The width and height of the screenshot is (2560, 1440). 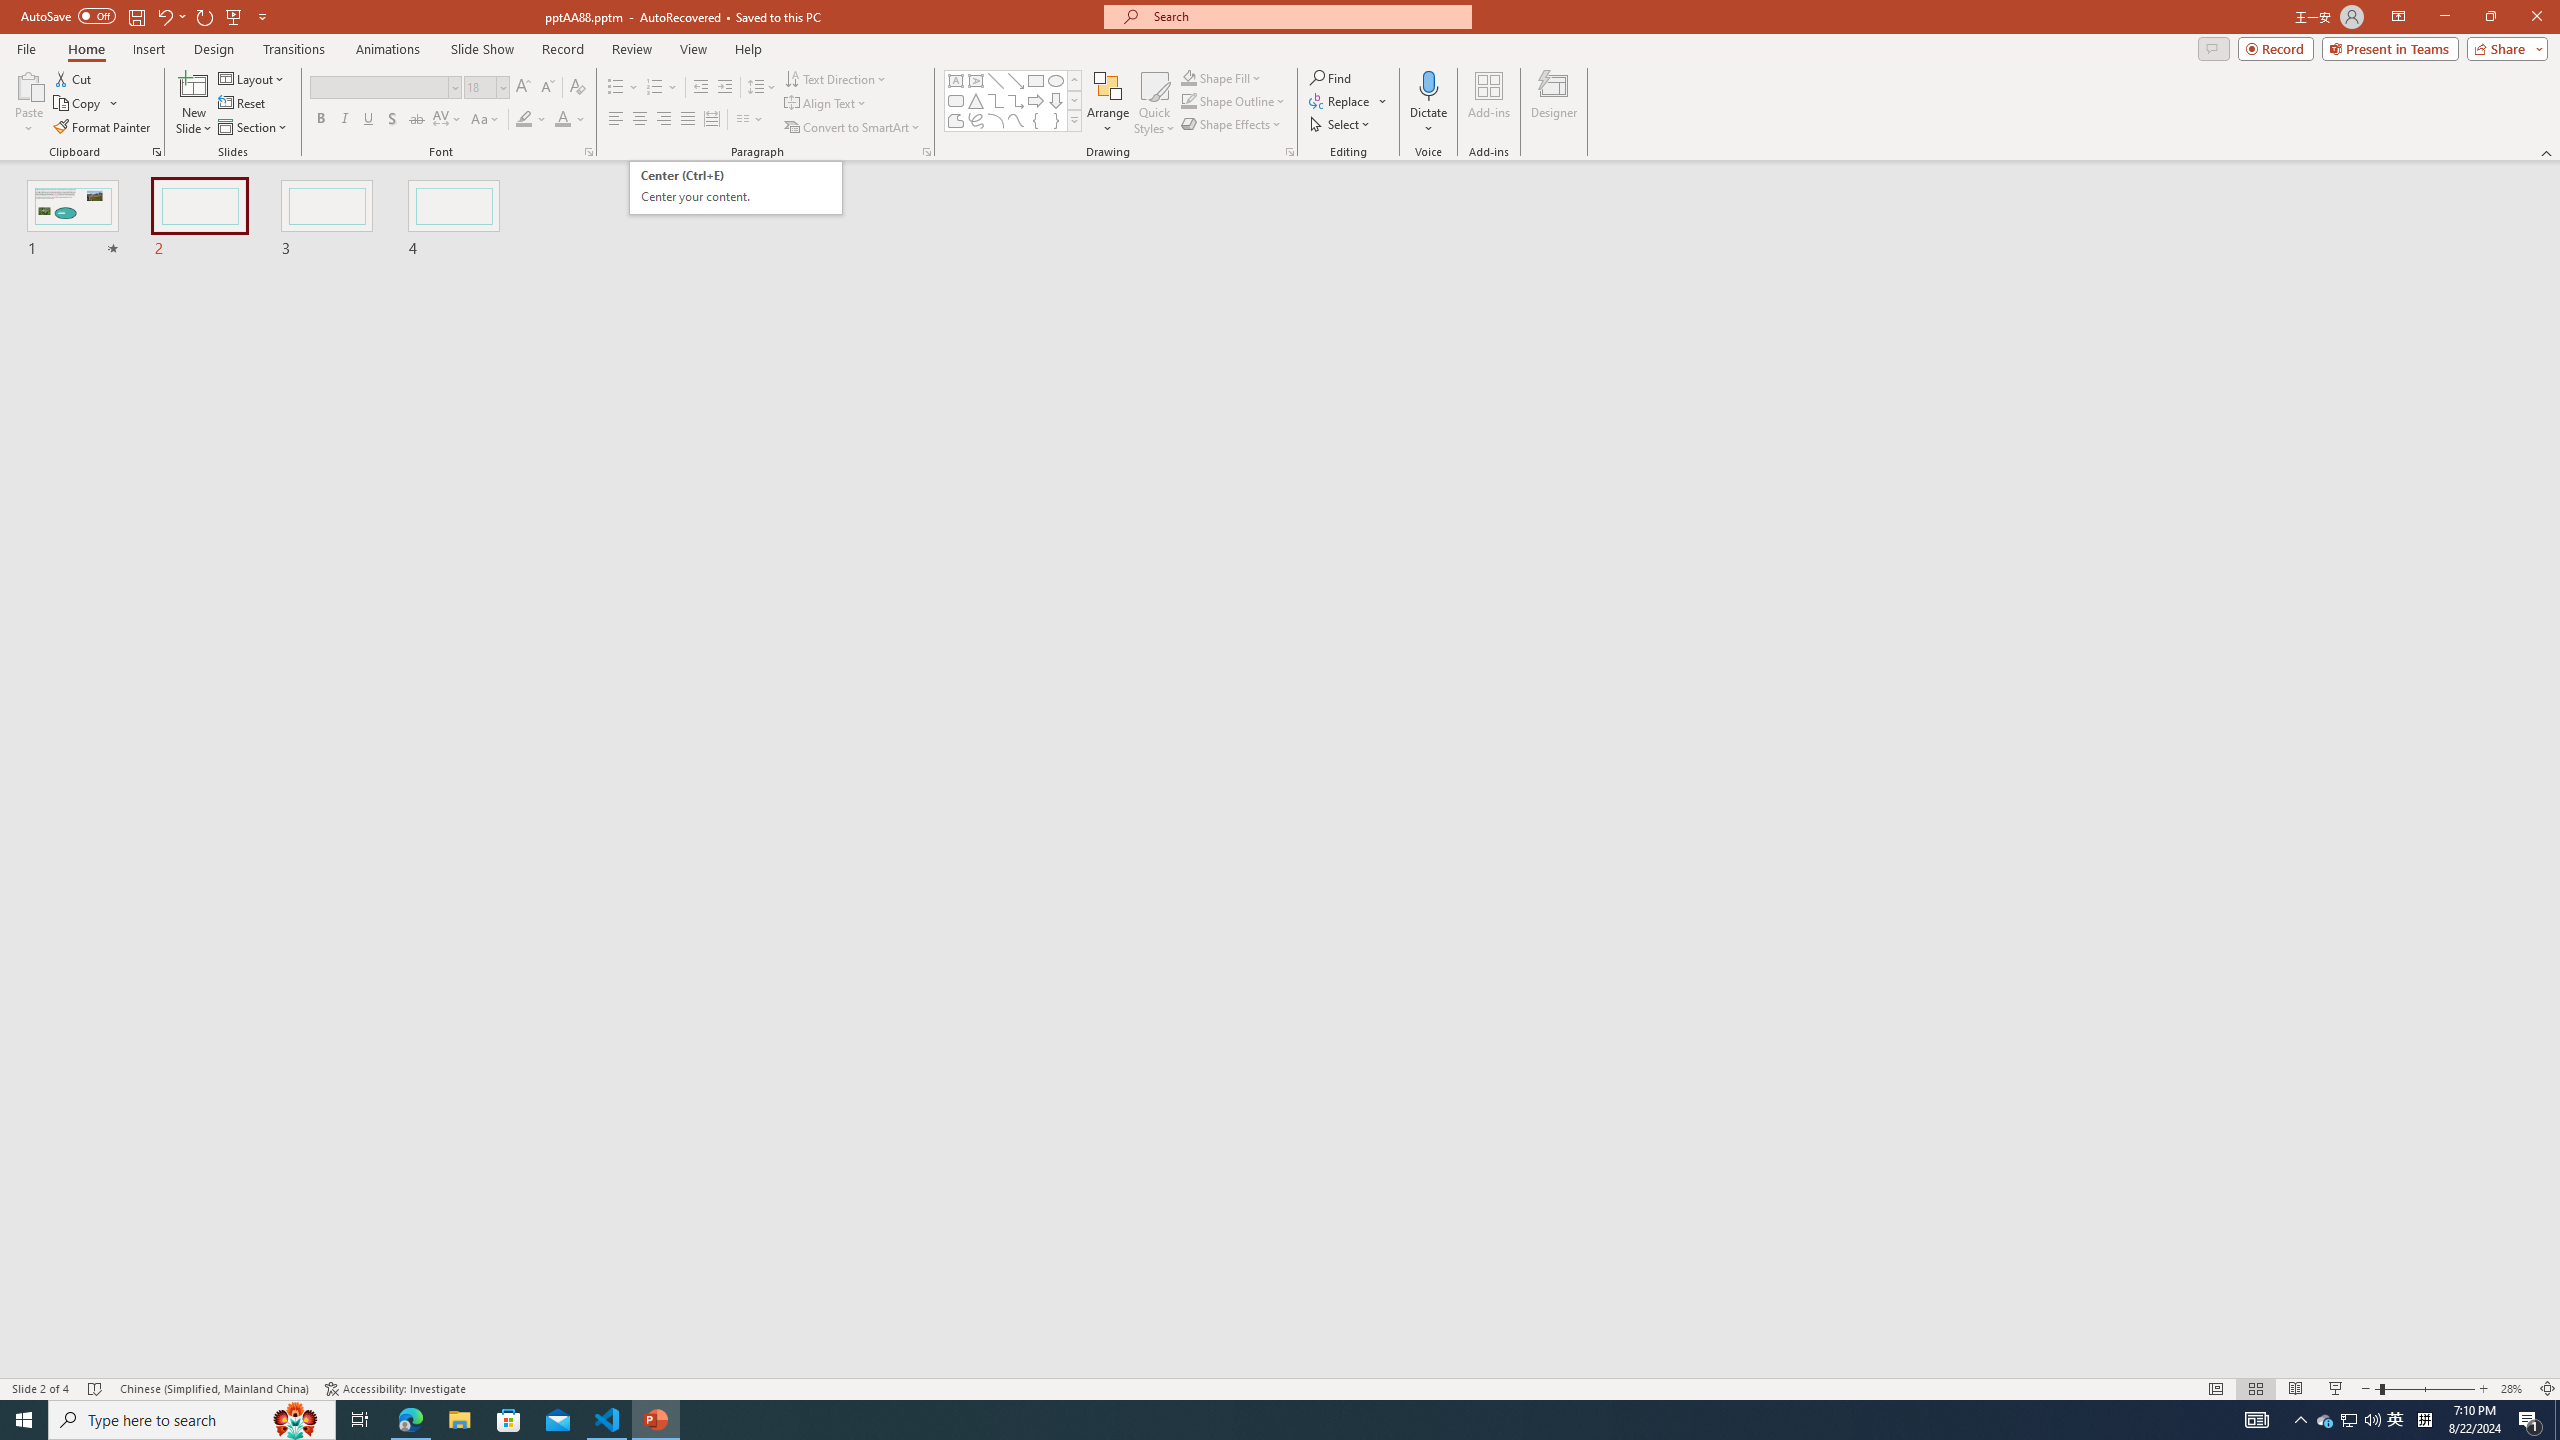 What do you see at coordinates (955, 99) in the screenshot?
I see `'Rectangle: Rounded Corners'` at bounding box center [955, 99].